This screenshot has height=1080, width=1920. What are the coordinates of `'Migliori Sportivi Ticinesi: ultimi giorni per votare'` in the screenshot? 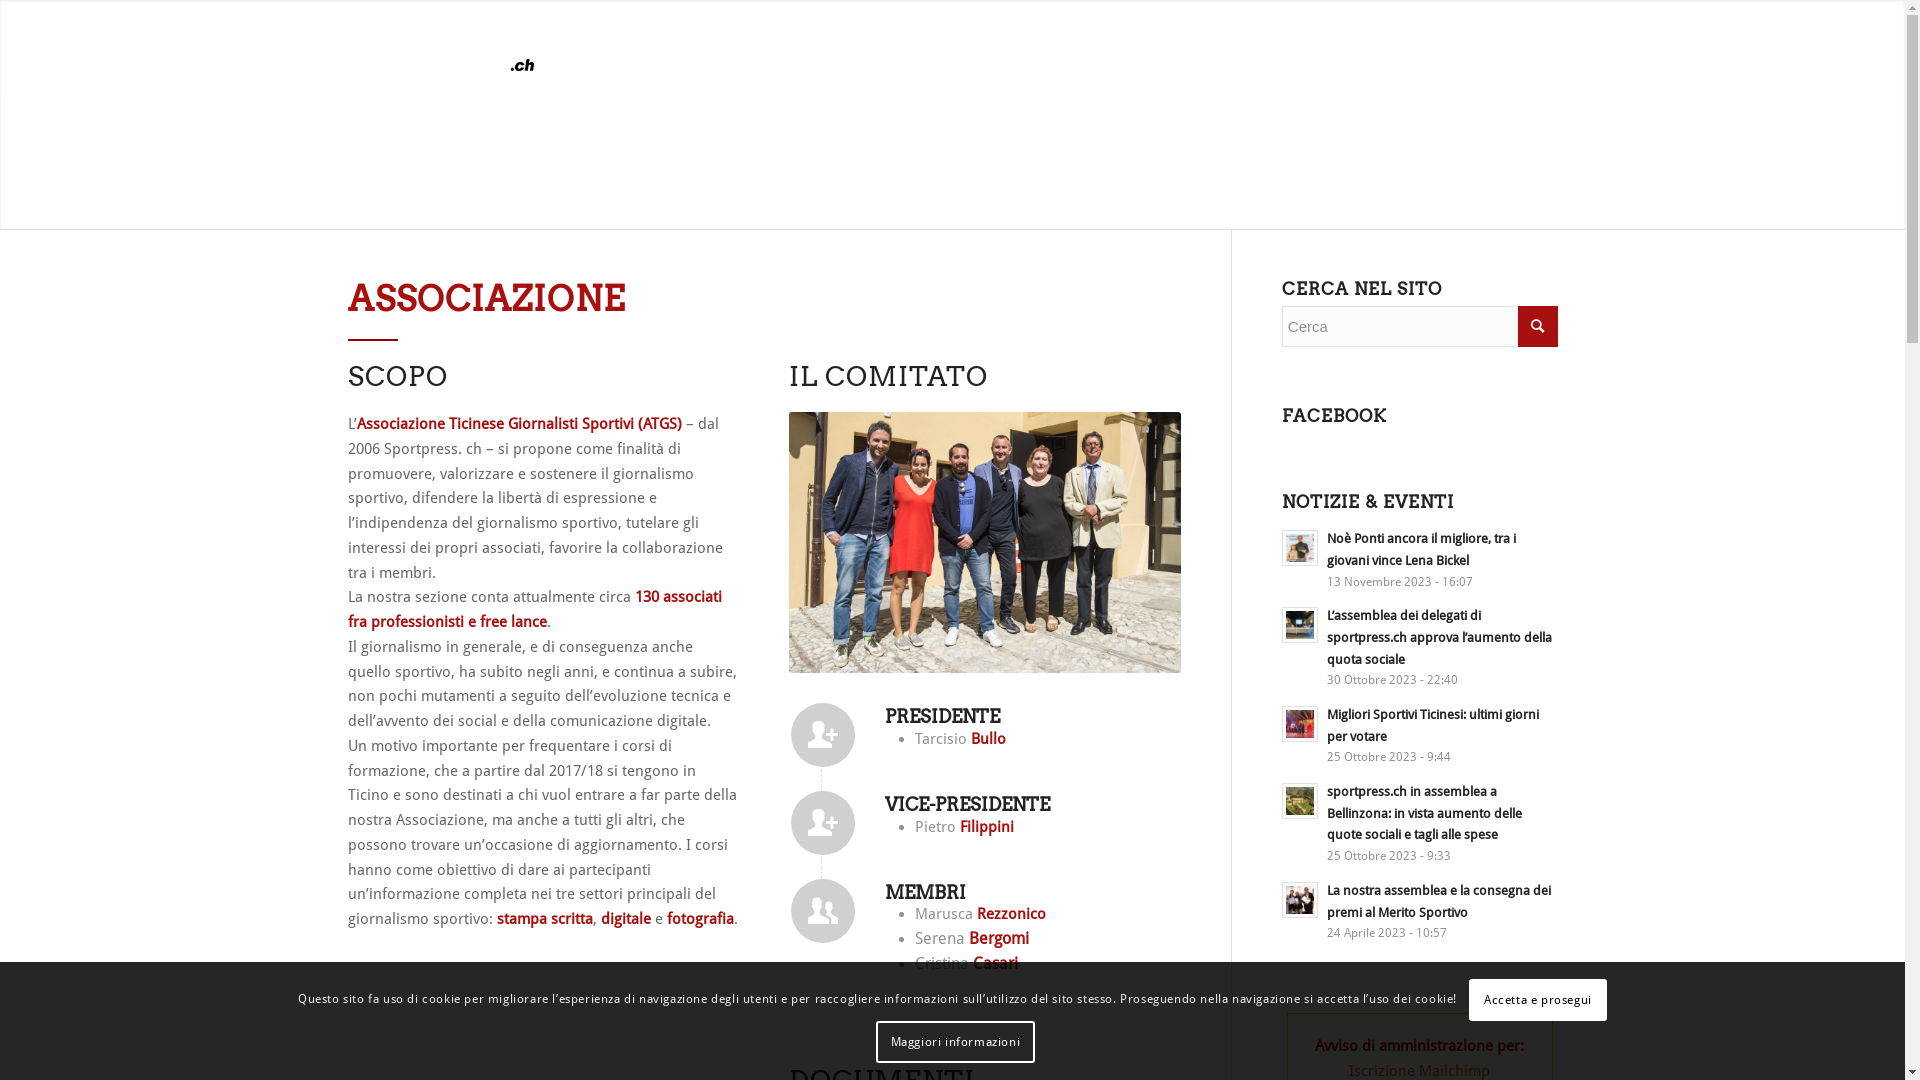 It's located at (1432, 725).